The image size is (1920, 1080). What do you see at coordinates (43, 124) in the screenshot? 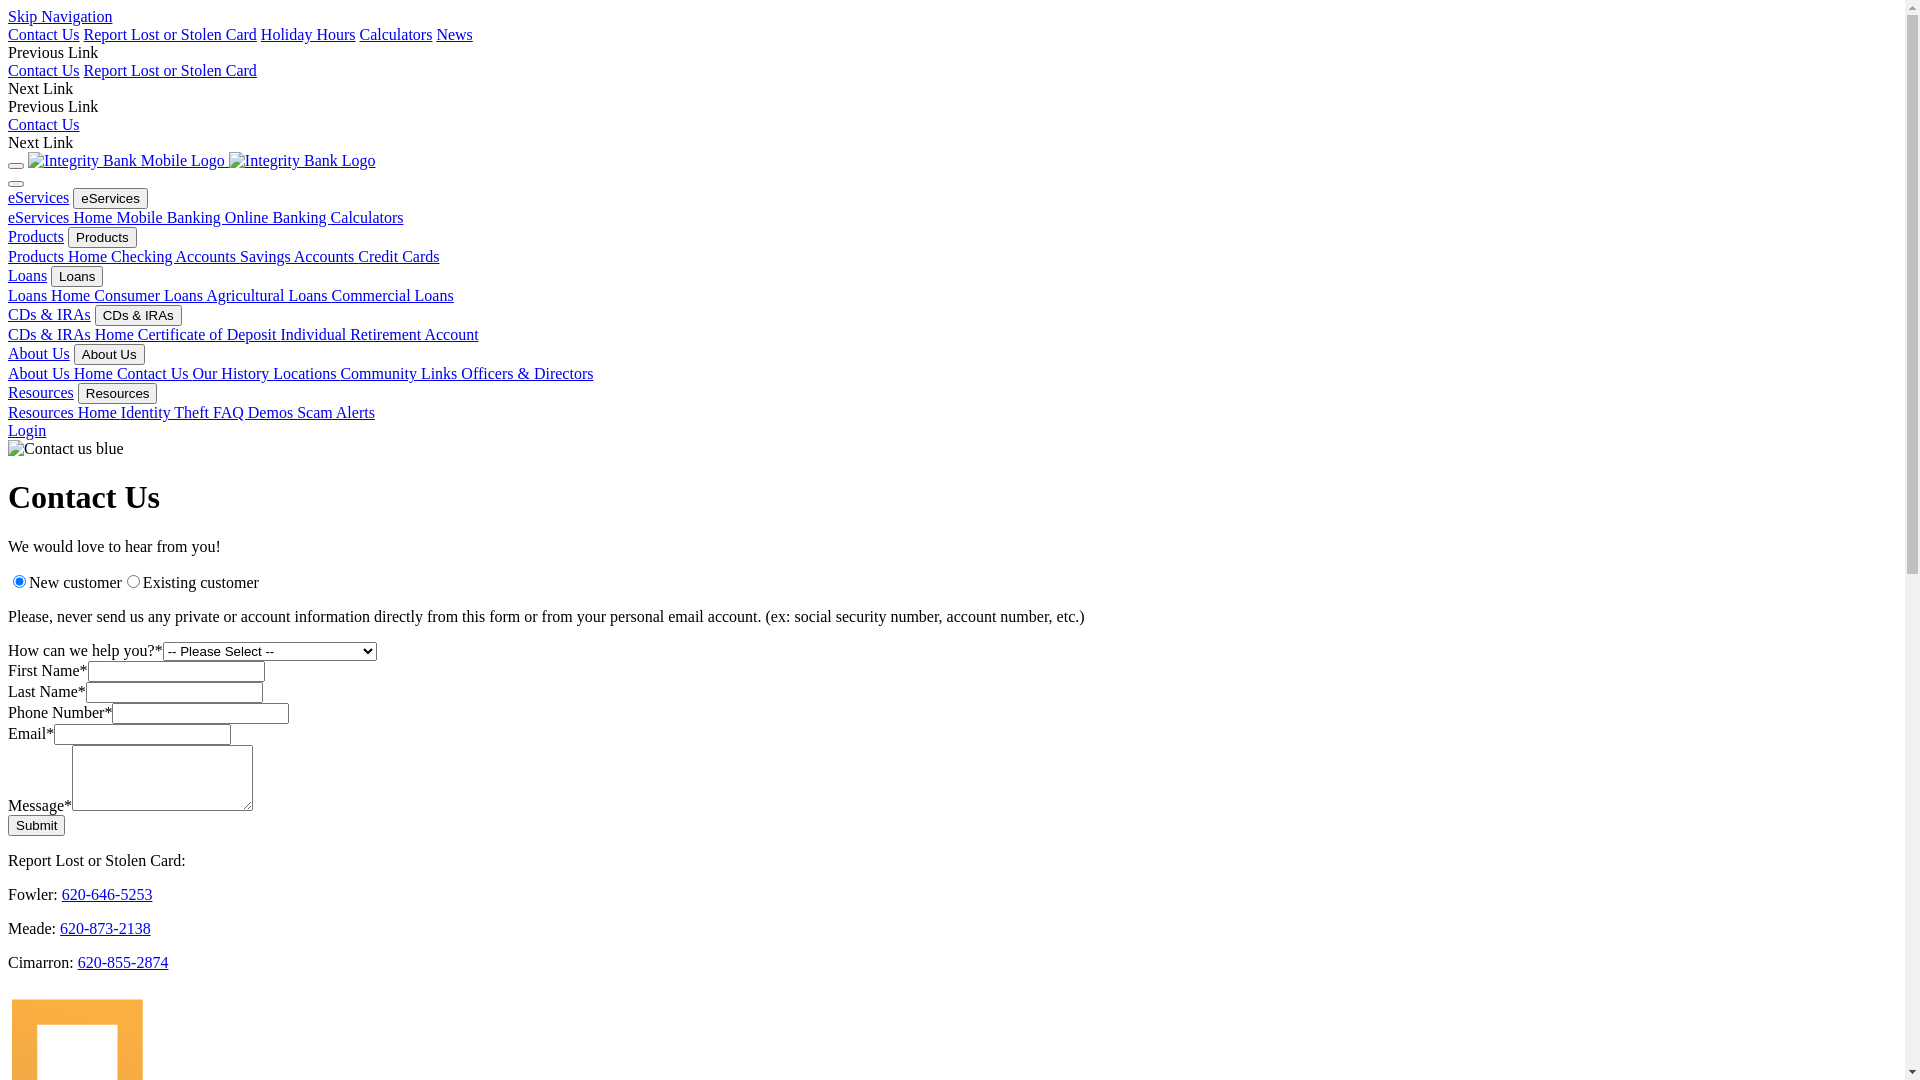
I see `'Contact Us'` at bounding box center [43, 124].